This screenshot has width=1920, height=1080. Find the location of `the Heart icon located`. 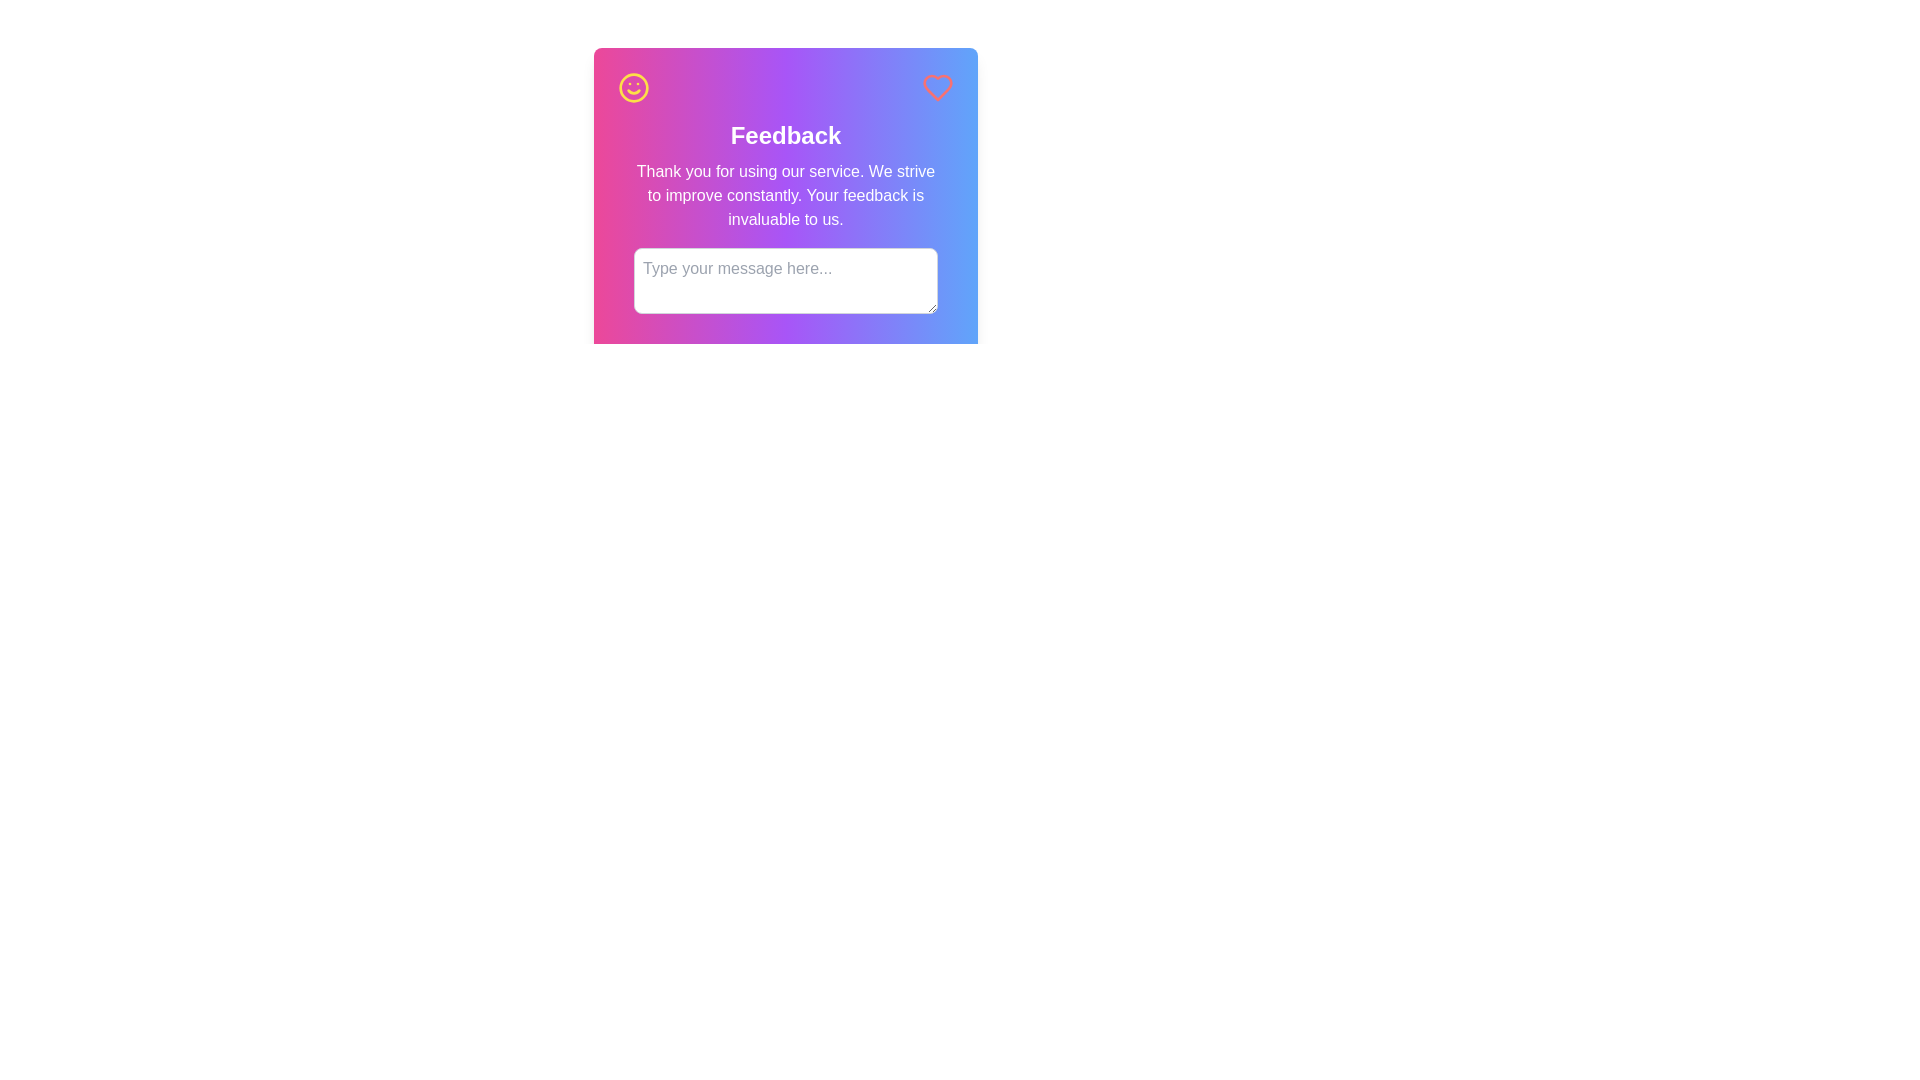

the Heart icon located is located at coordinates (936, 87).